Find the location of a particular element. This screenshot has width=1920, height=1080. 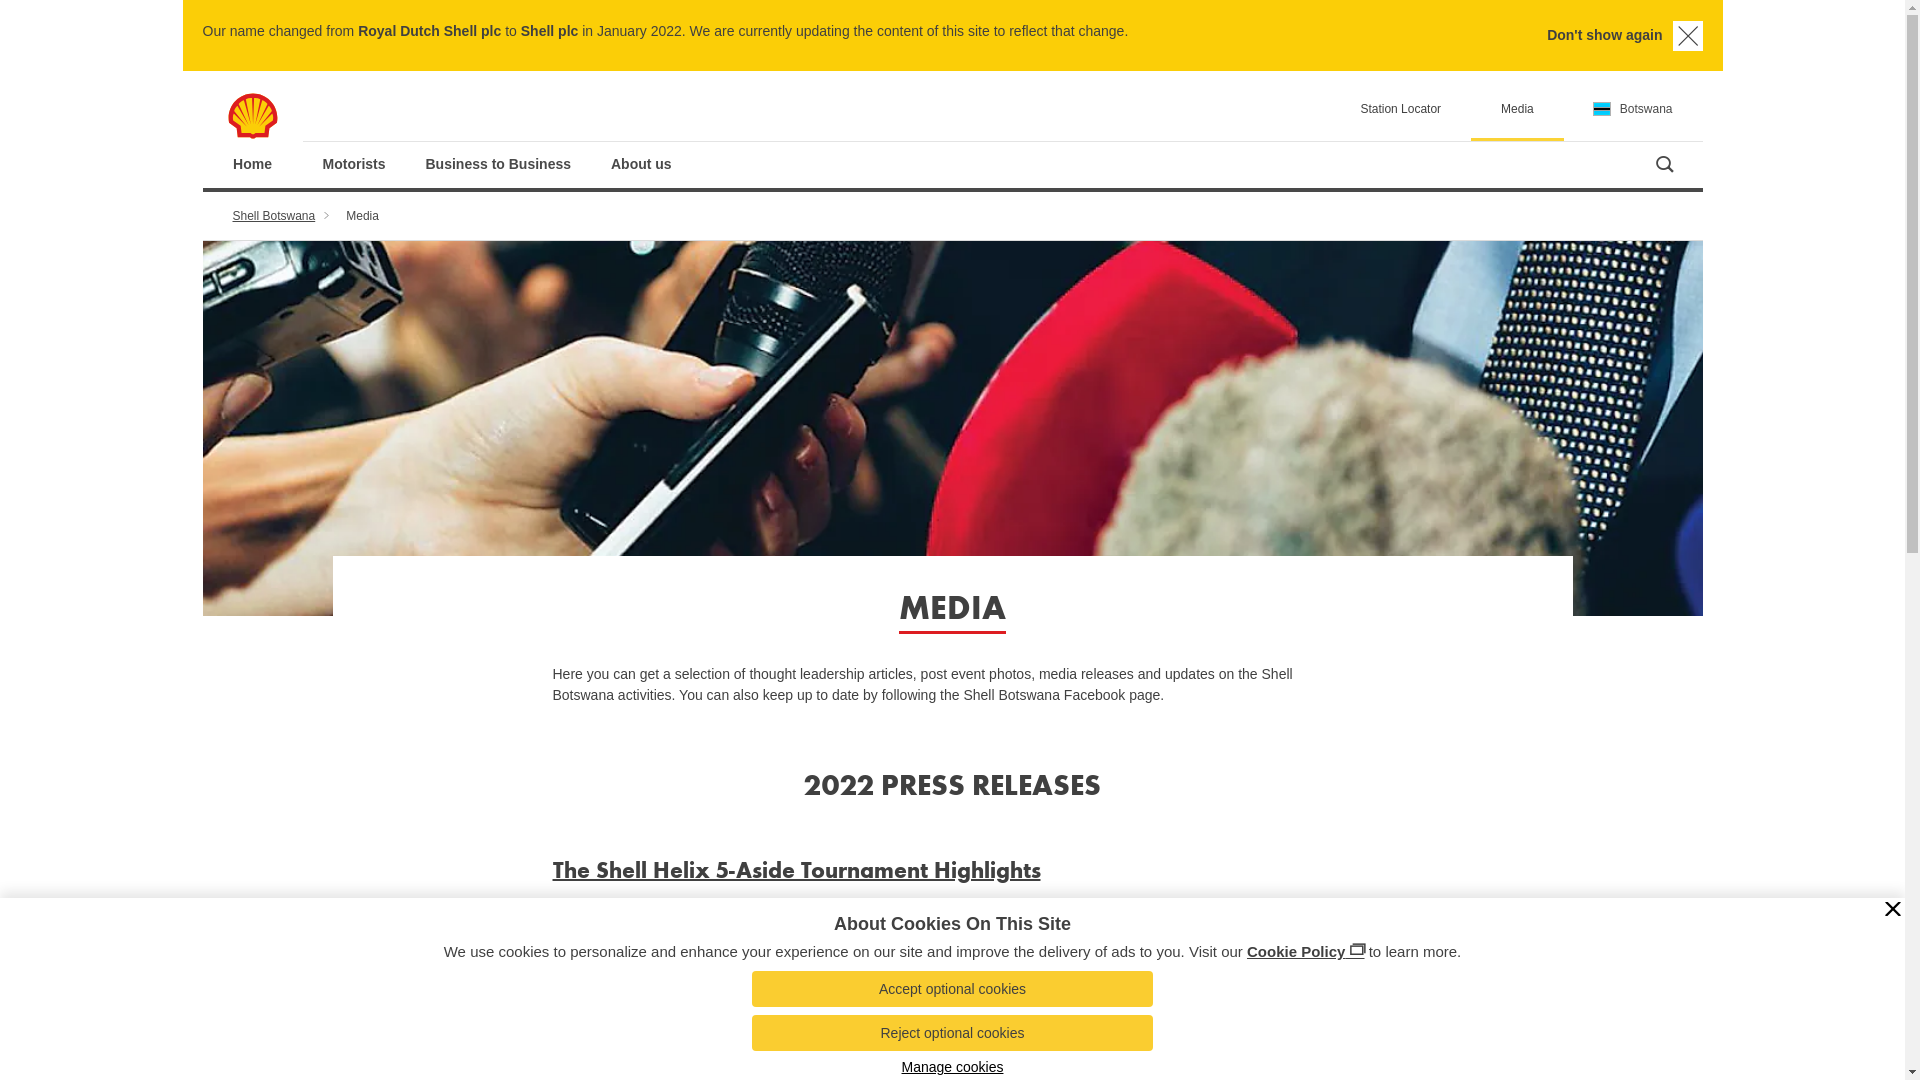

'Business to Business' is located at coordinates (499, 163).